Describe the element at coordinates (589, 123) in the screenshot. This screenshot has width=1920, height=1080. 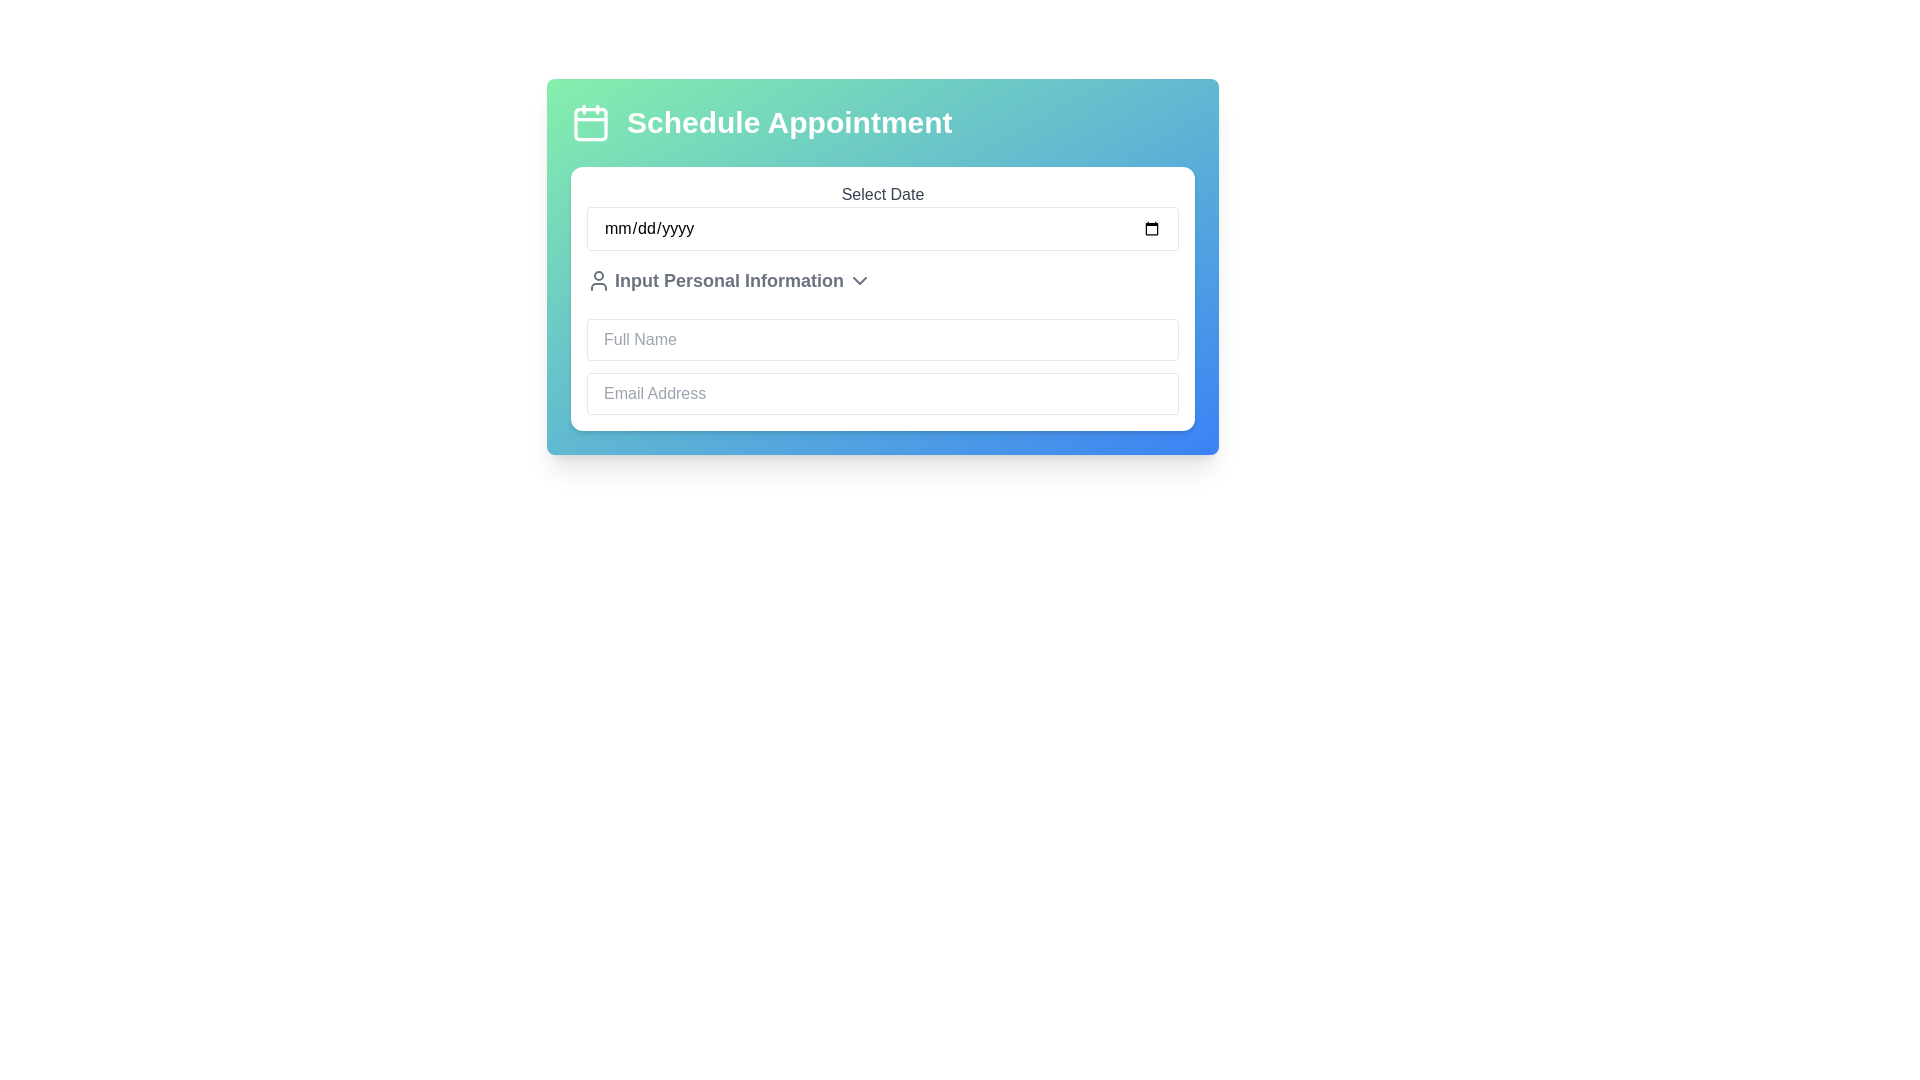
I see `the calendar icon with white lines on a green background, located to the left of the 'Schedule Appointment' text in the top section of the user interface` at that location.